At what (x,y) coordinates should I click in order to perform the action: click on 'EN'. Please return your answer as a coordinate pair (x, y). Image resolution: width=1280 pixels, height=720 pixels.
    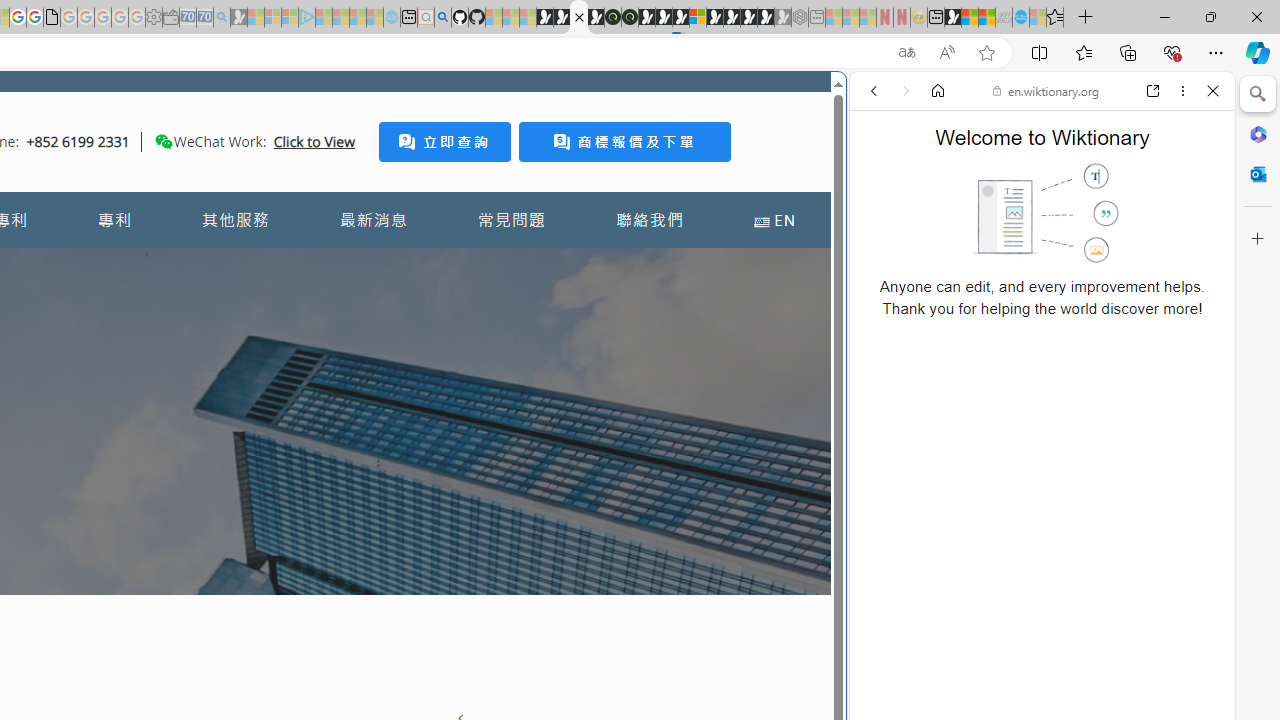
    Looking at the image, I should click on (773, 220).